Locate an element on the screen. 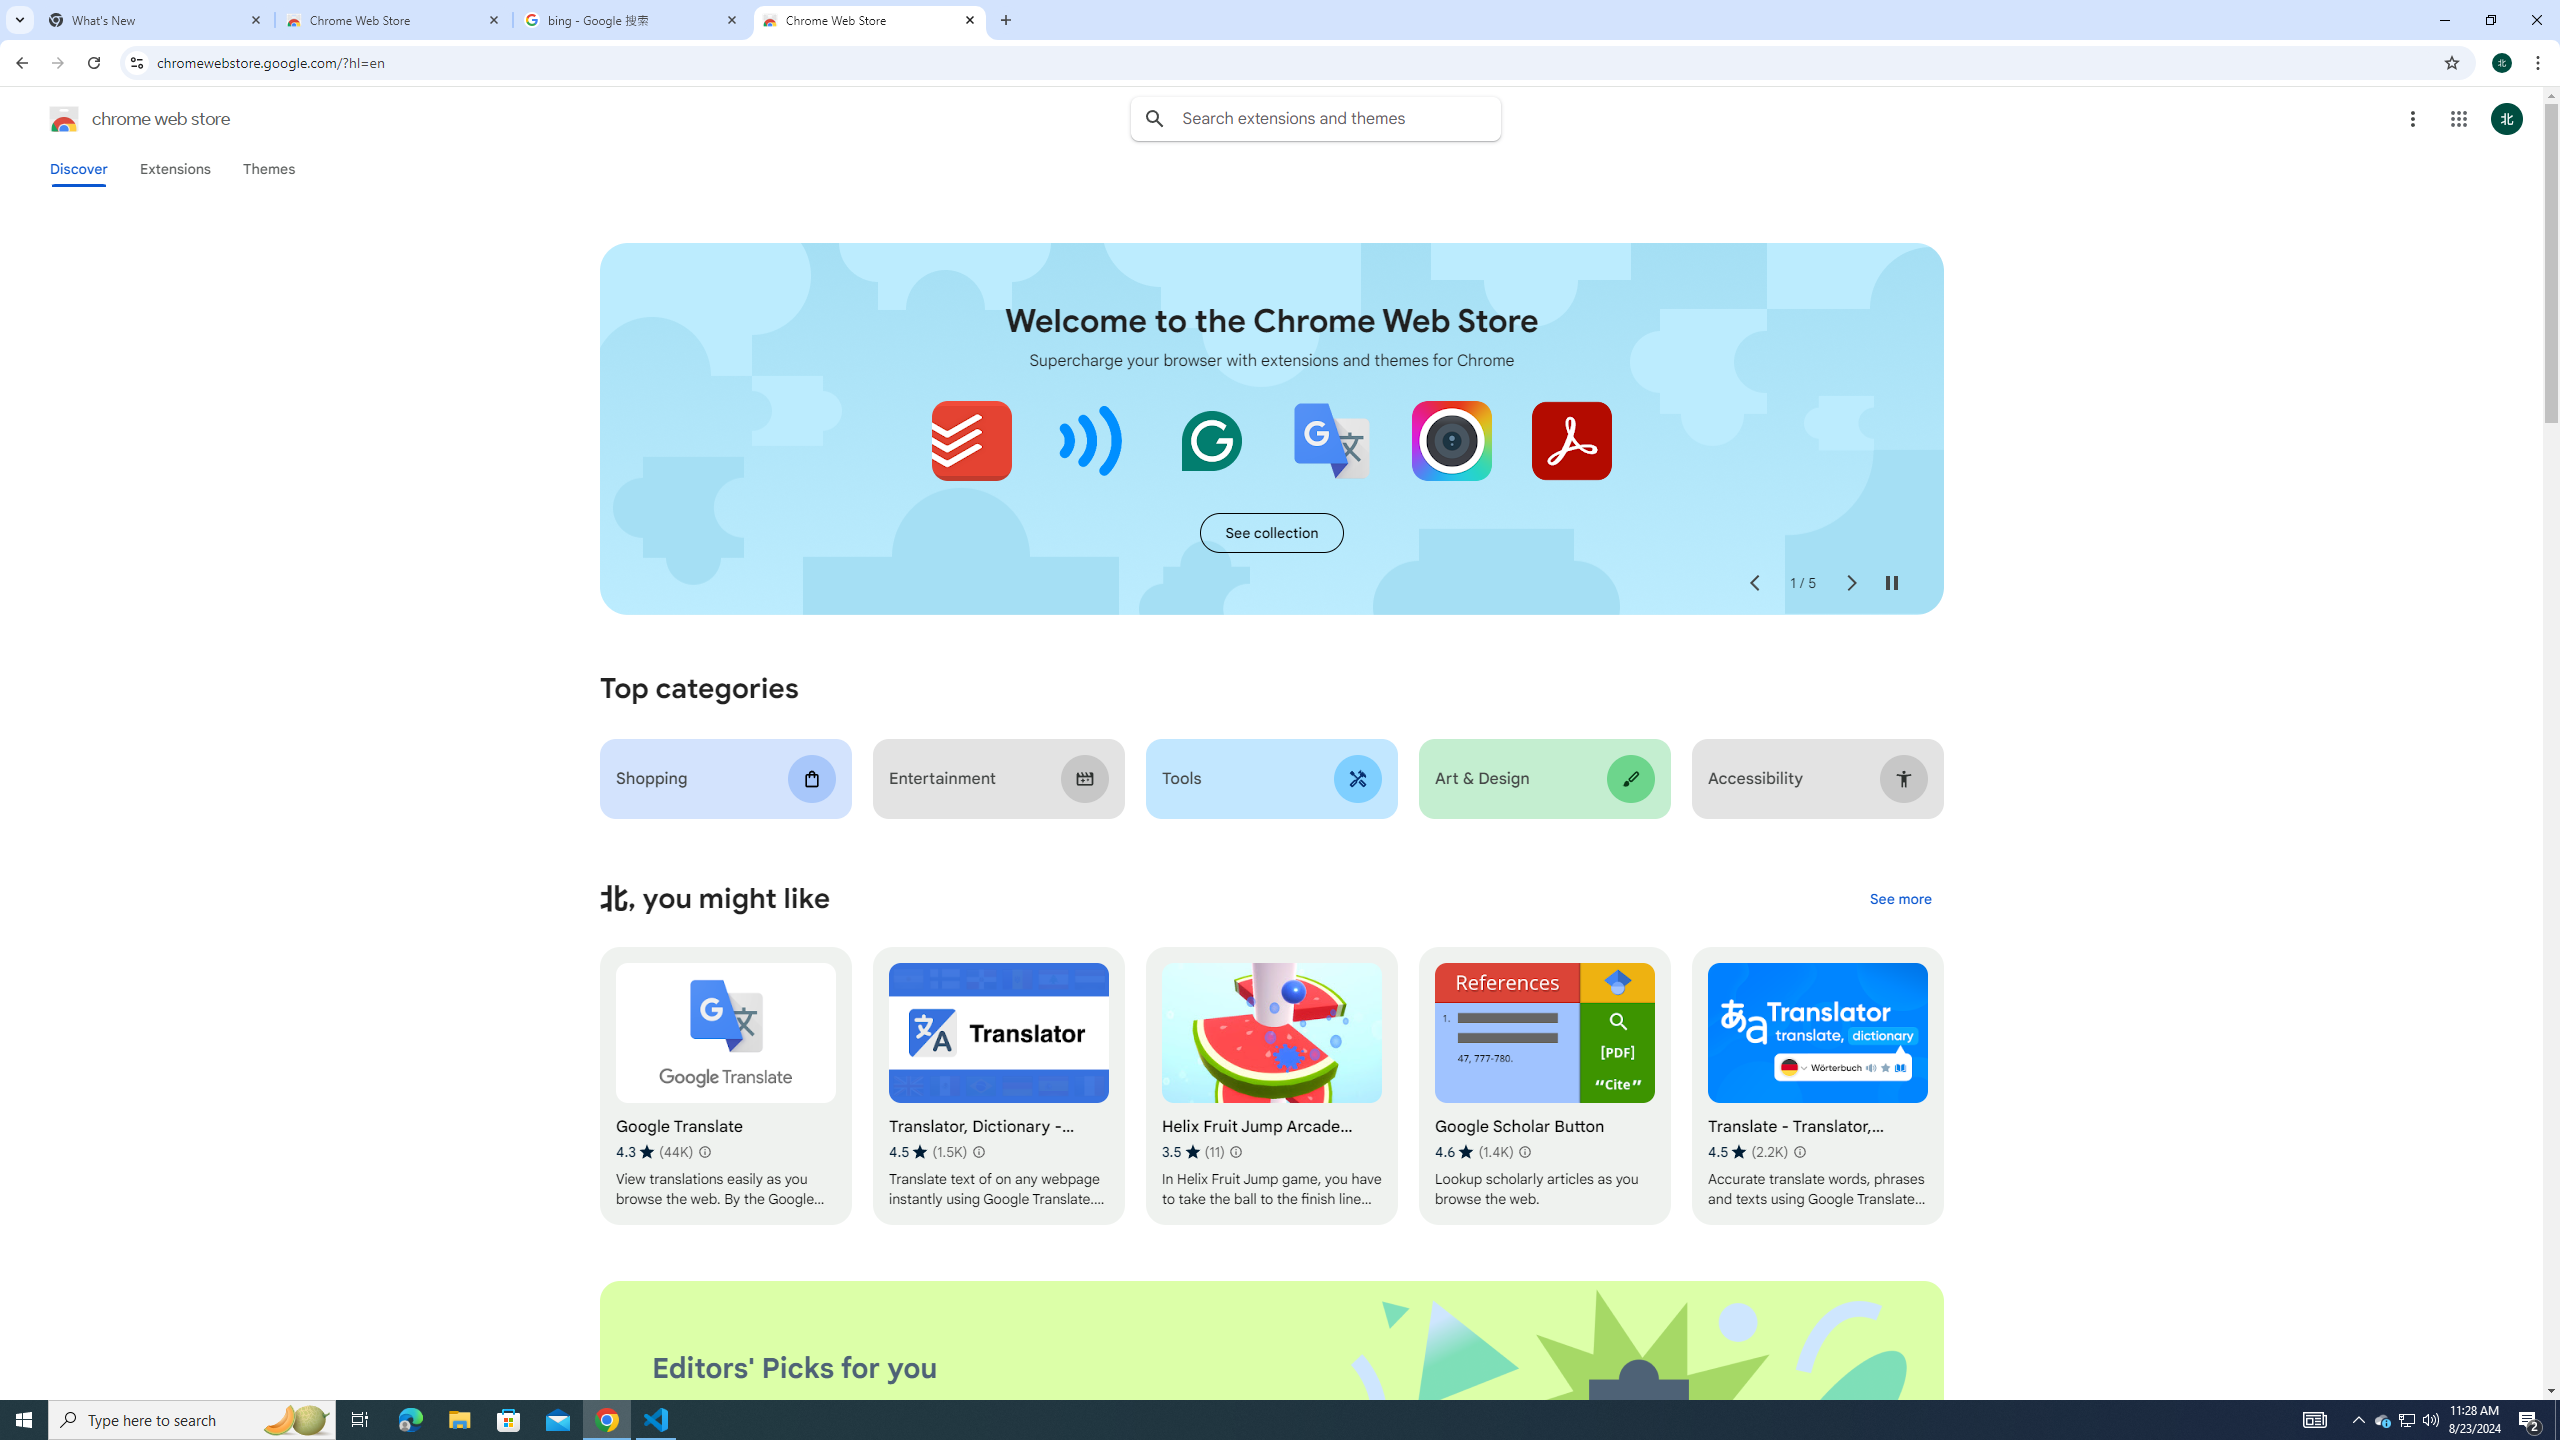  'Todoist for Chrome' is located at coordinates (970, 440).